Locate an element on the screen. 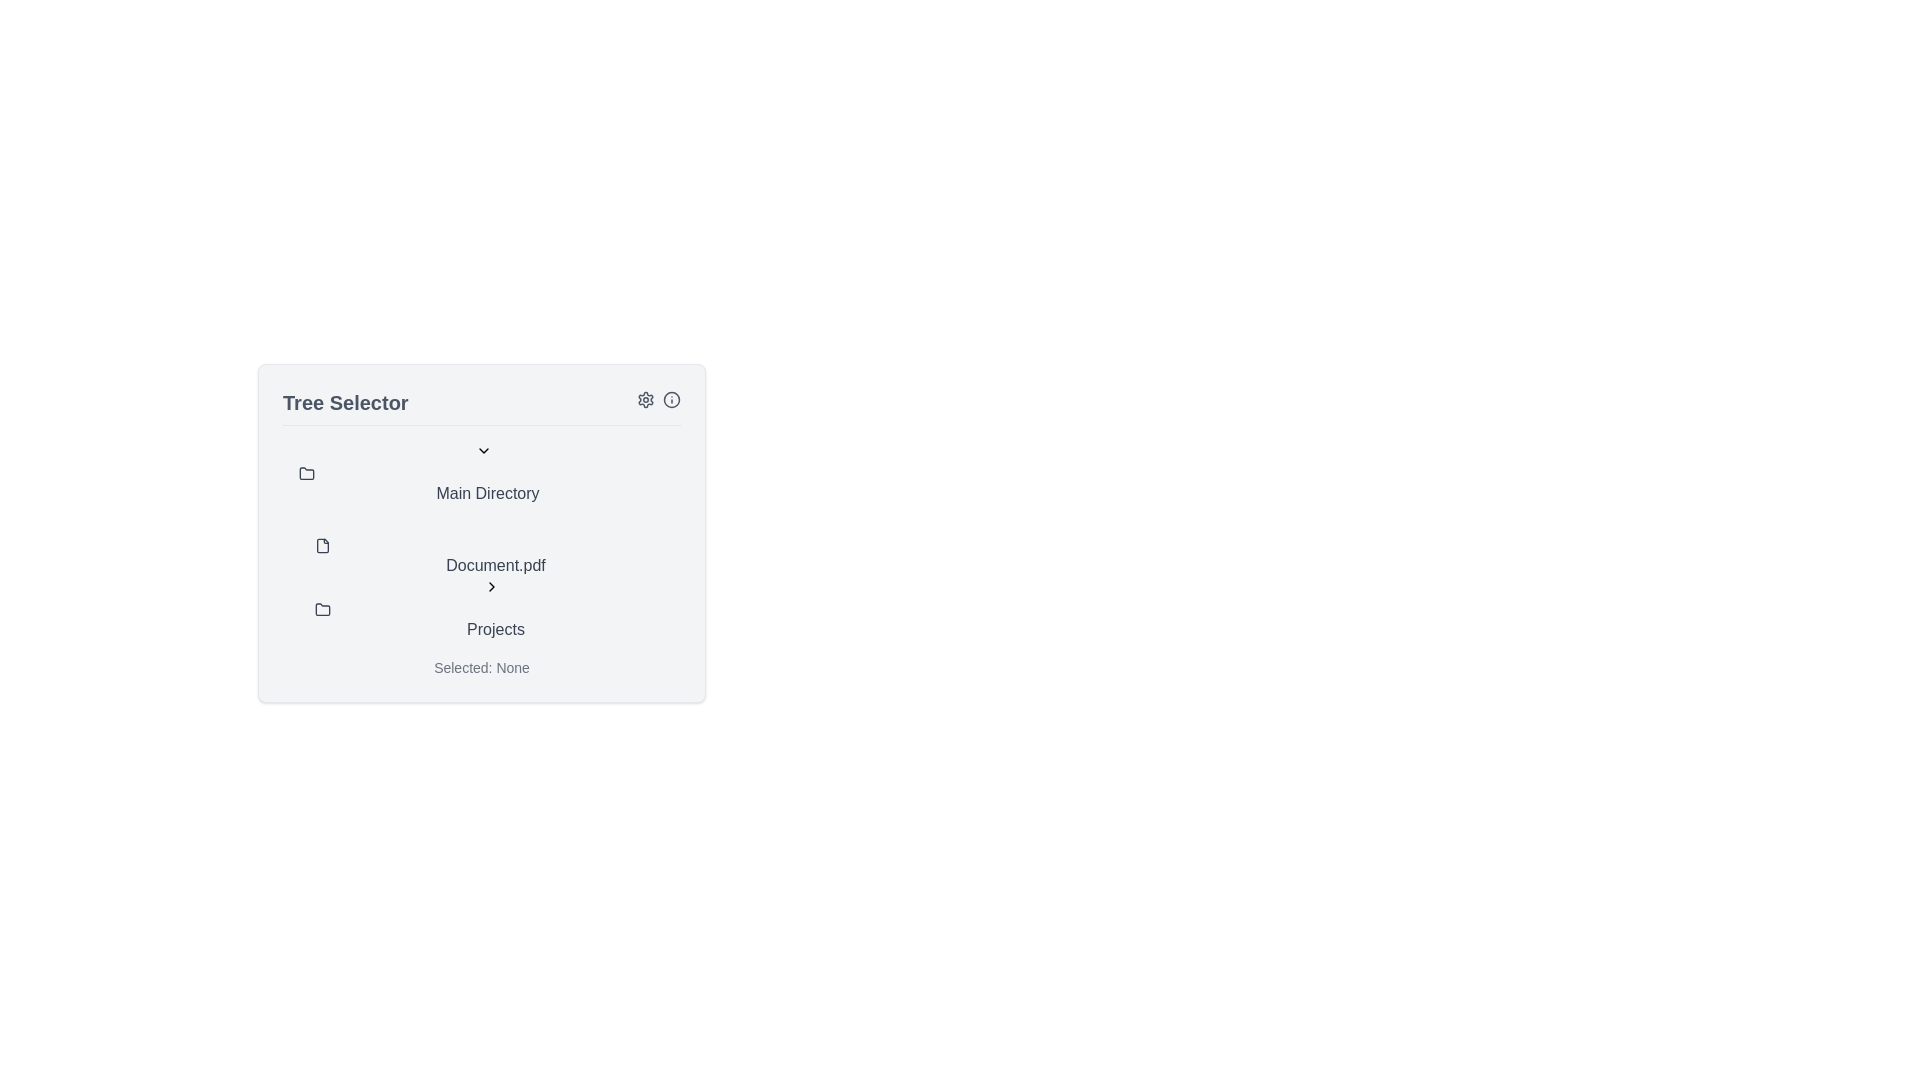  the 'Document.pdf' file in the file navigation section is located at coordinates (498, 578).